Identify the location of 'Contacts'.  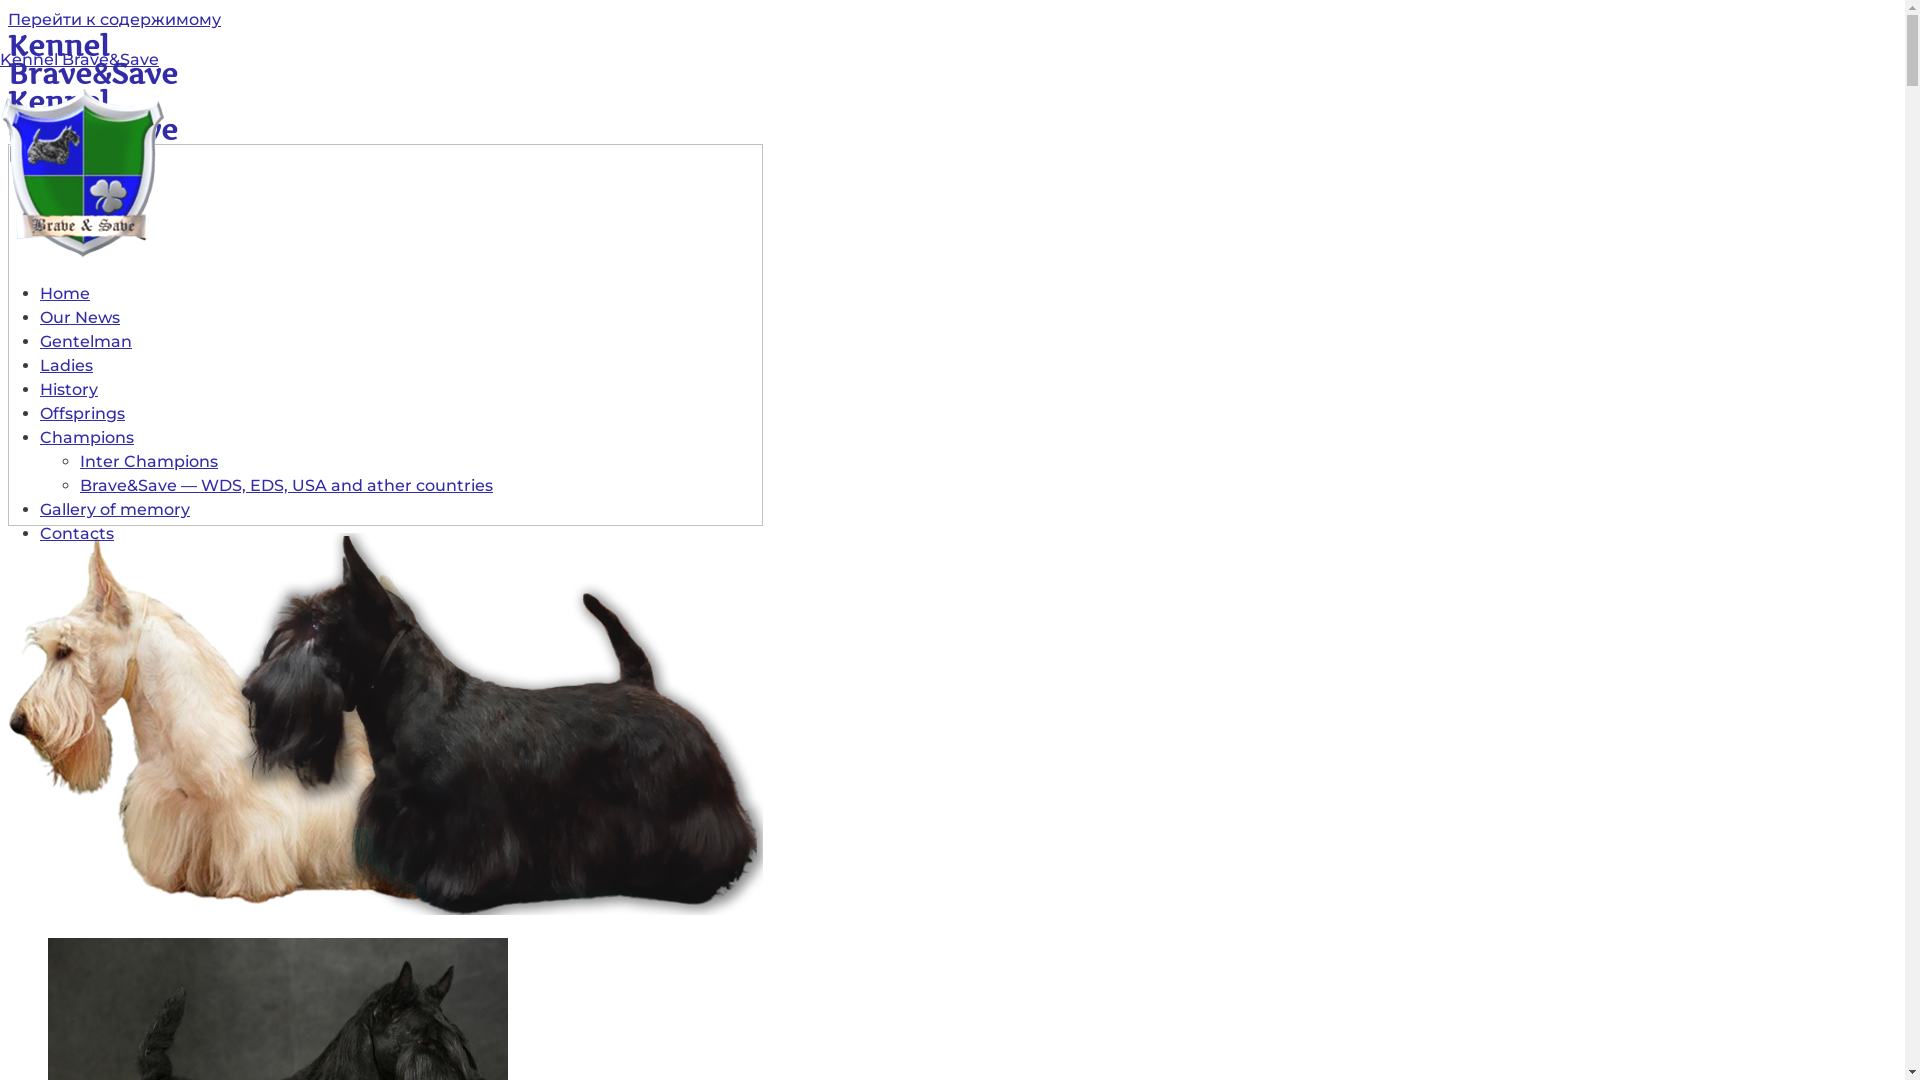
(39, 532).